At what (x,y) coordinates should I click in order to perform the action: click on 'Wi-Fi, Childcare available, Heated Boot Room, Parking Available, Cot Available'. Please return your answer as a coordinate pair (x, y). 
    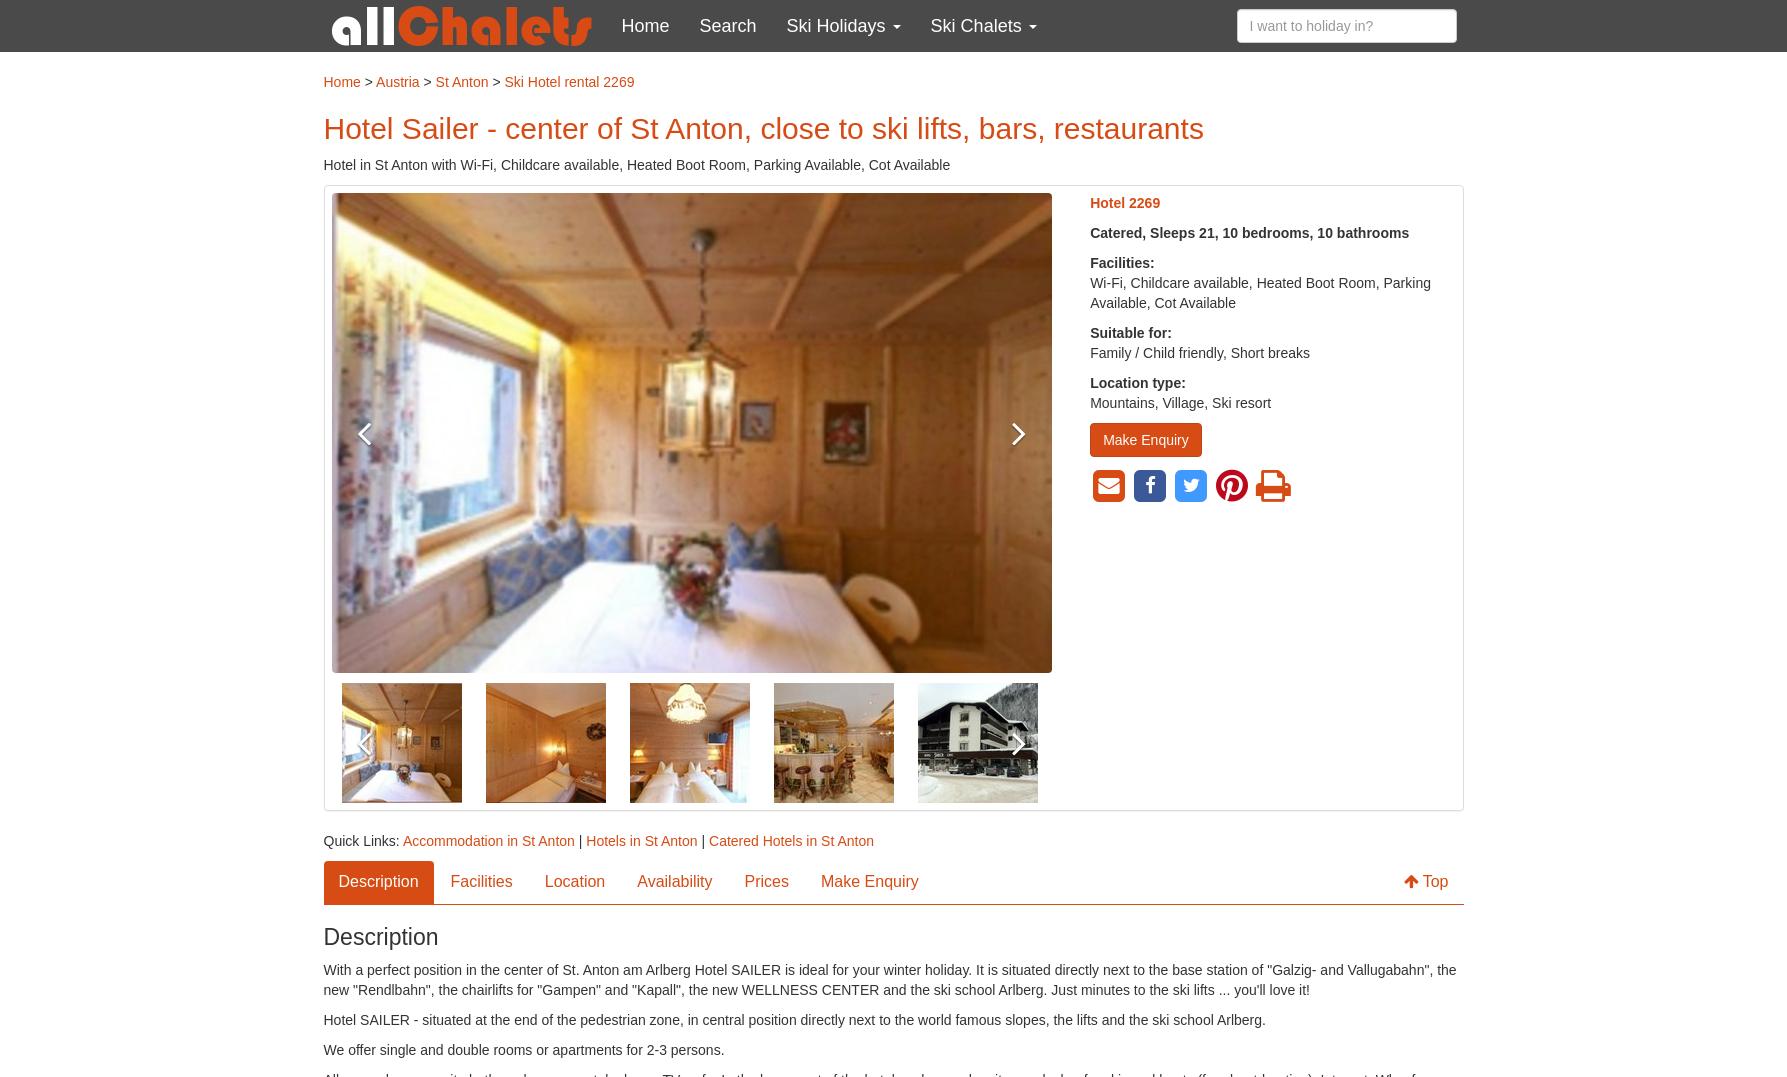
    Looking at the image, I should click on (1259, 293).